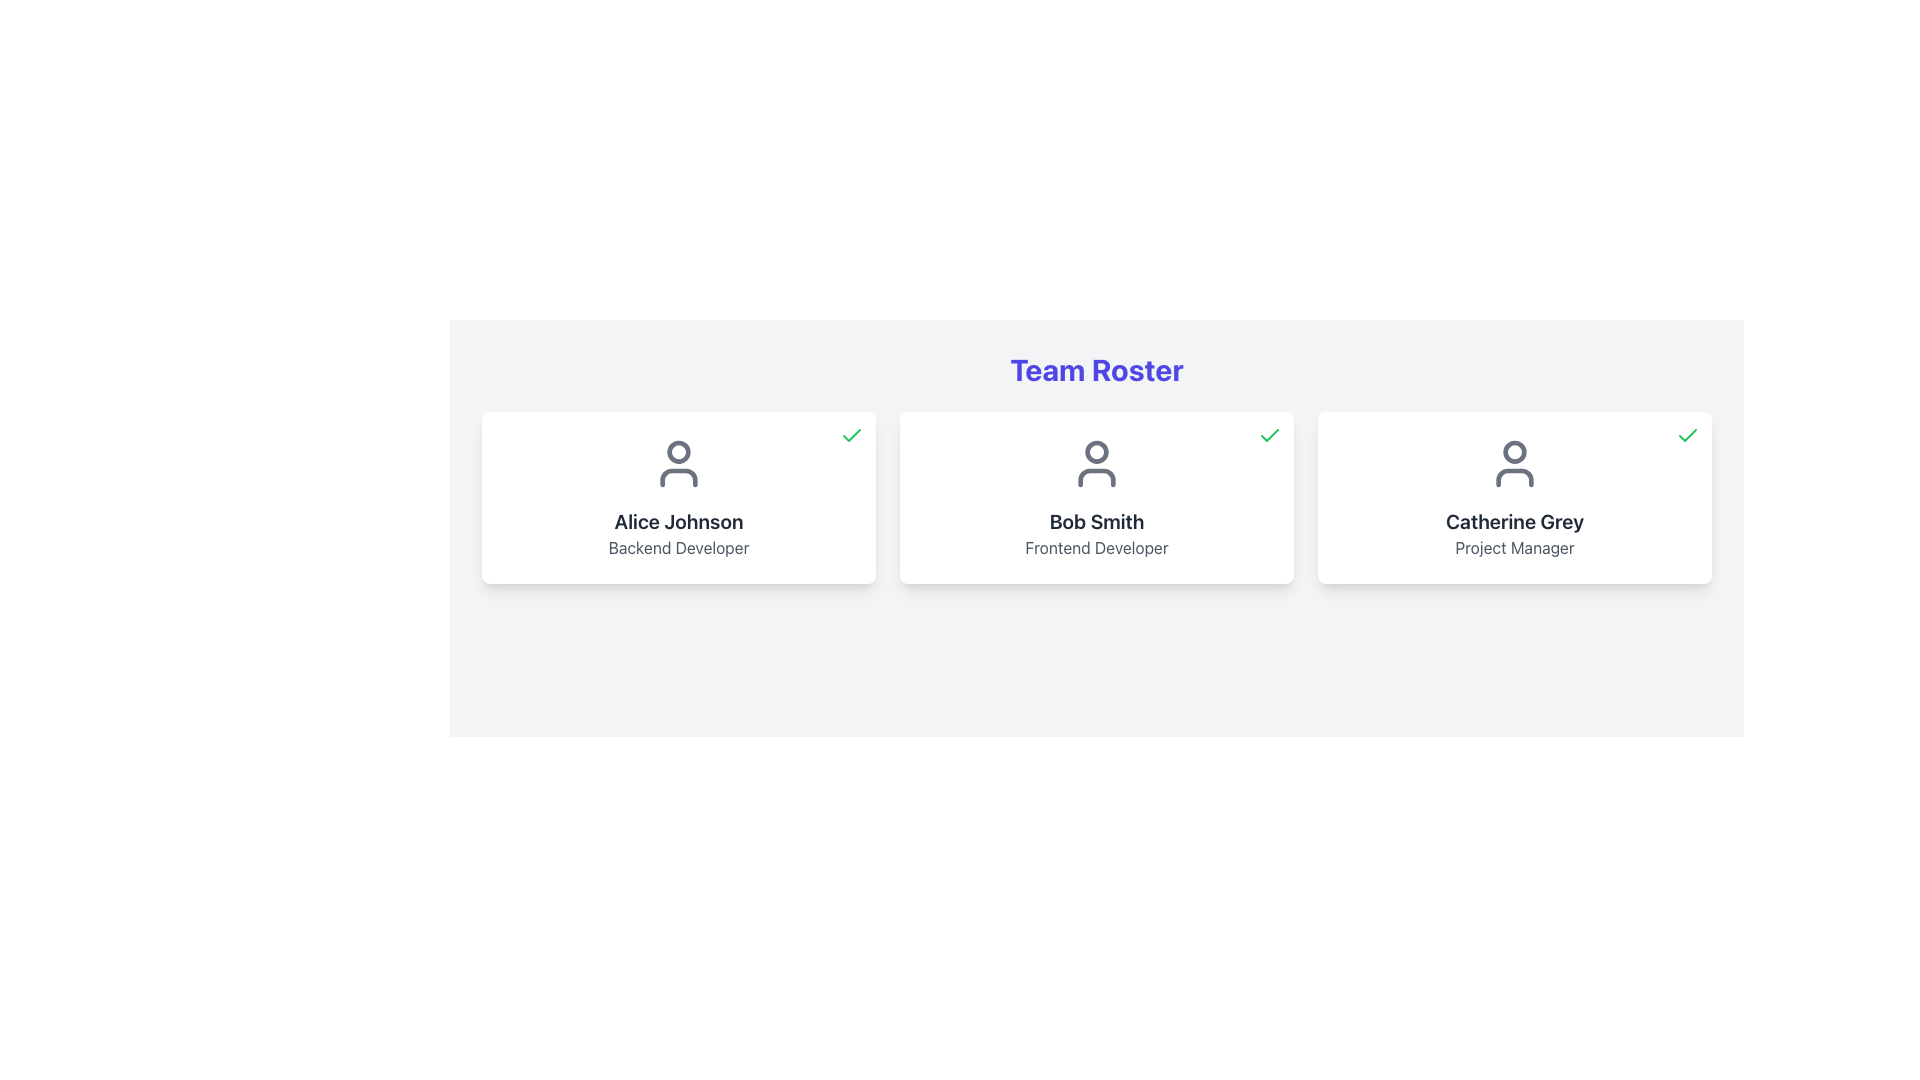 This screenshot has height=1080, width=1920. What do you see at coordinates (1515, 463) in the screenshot?
I see `the decorative icon representing the user 'Catherine Grey', located at the top center of the card titled 'Catherine Grey' and subtitled 'Project Manager'` at bounding box center [1515, 463].